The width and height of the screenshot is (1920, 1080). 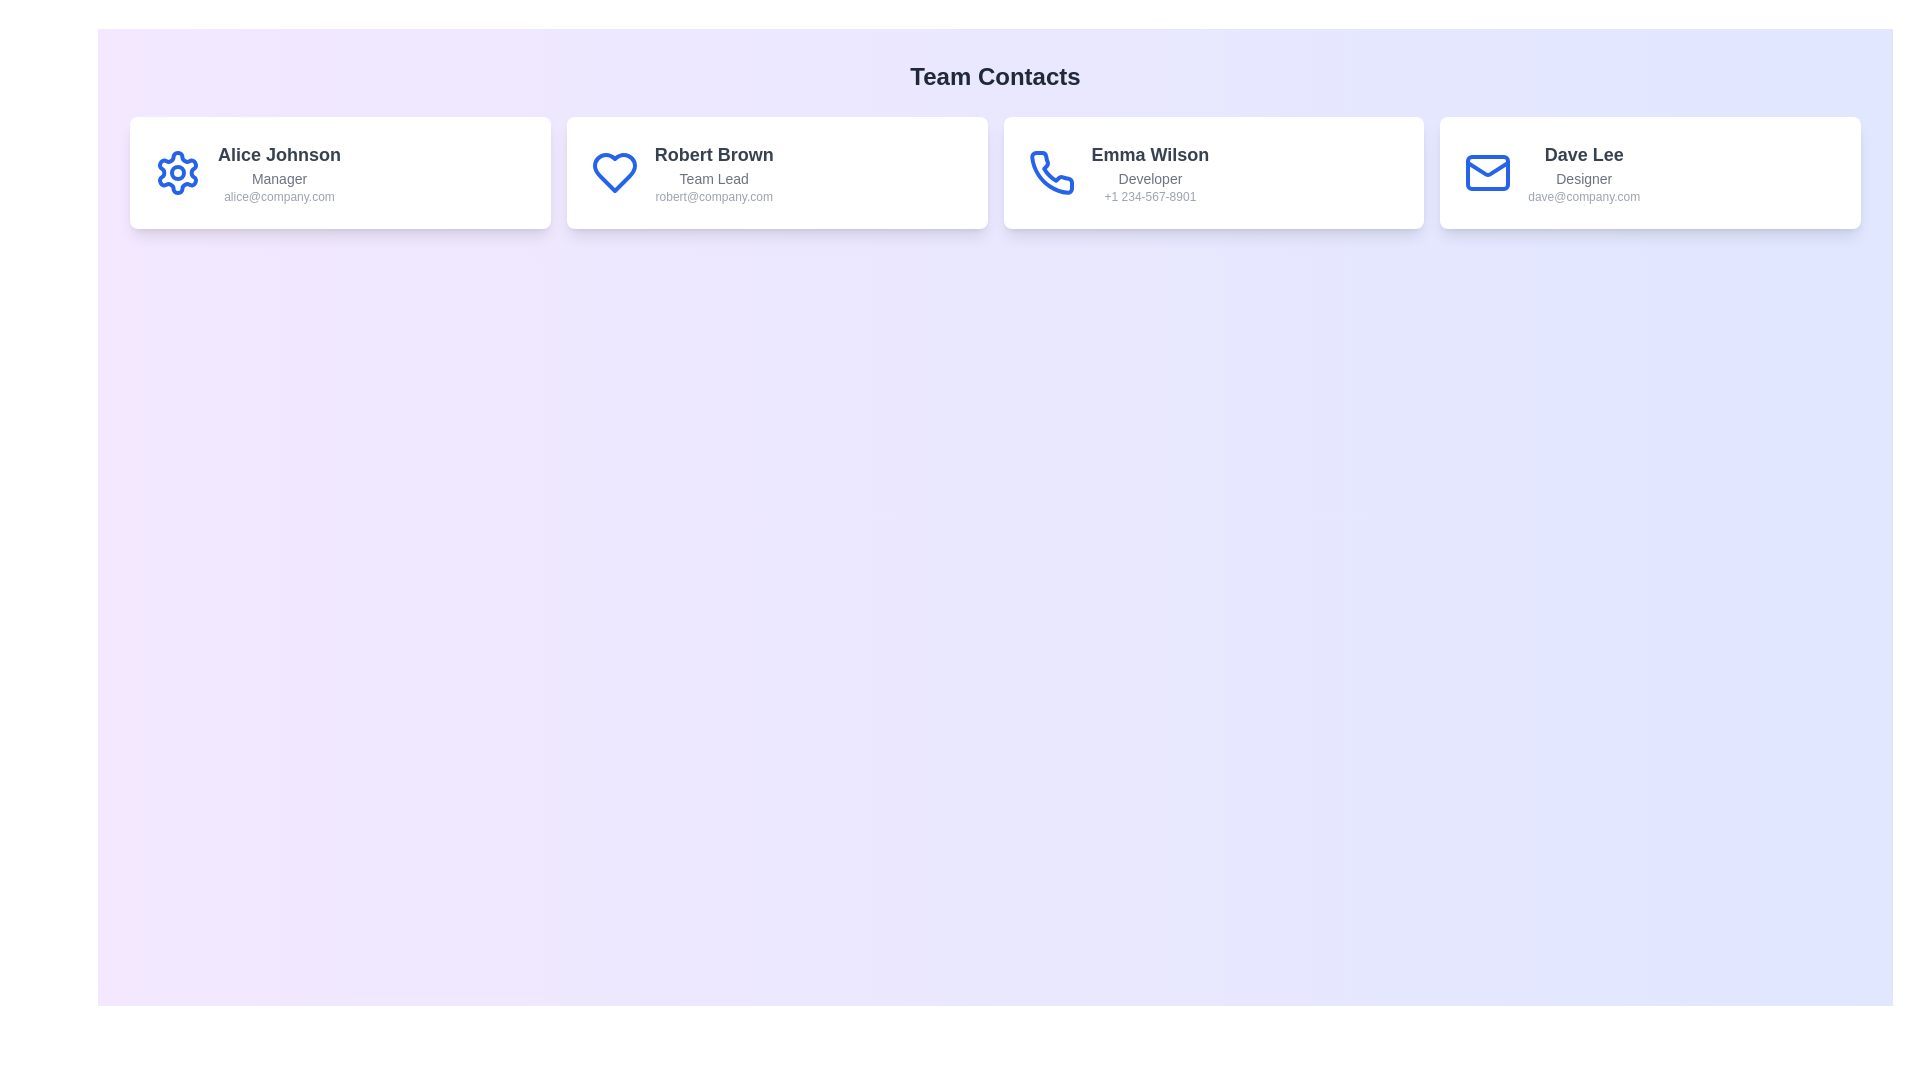 I want to click on the settings icon located to the far left within the card containing Alice Johnson's contact details, so click(x=177, y=172).